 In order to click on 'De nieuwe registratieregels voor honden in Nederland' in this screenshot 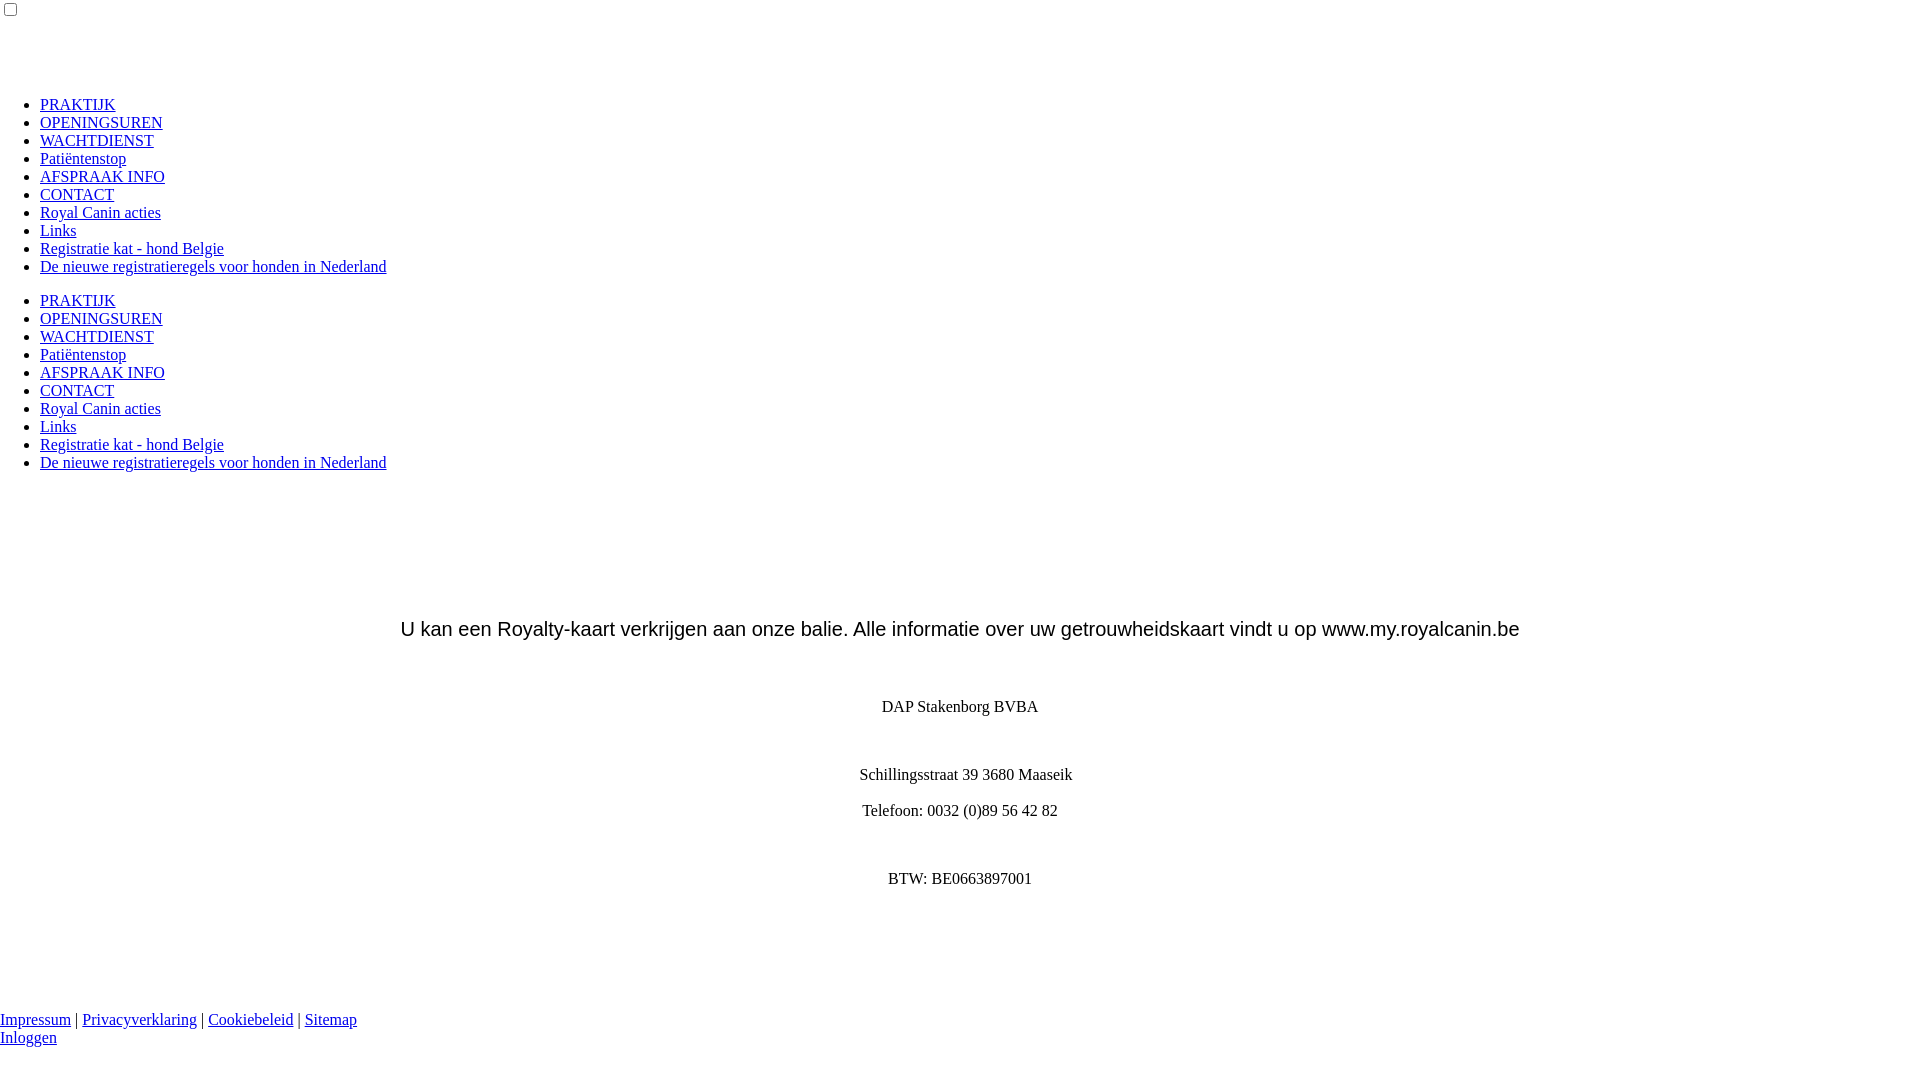, I will do `click(213, 265)`.